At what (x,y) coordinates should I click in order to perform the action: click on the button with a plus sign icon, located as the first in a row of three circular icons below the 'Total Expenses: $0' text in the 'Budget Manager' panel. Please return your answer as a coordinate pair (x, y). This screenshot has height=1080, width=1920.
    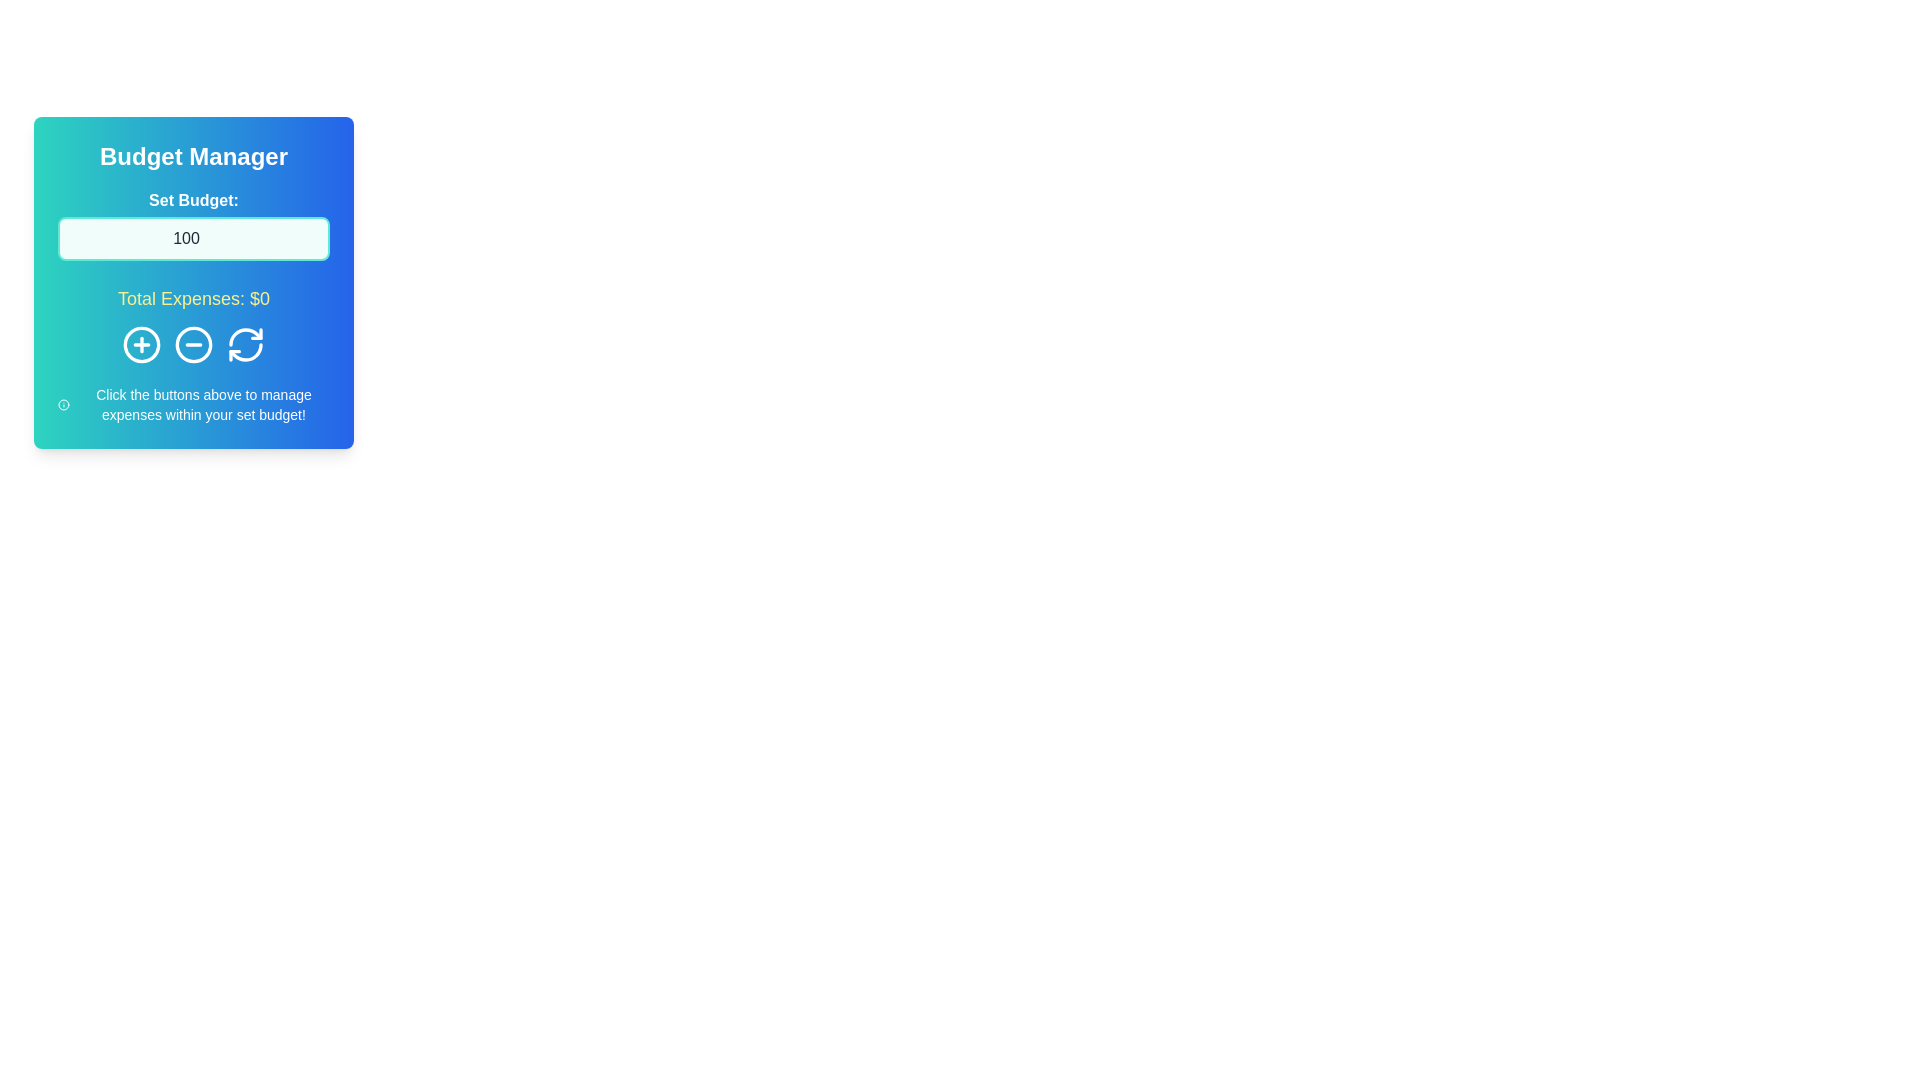
    Looking at the image, I should click on (141, 343).